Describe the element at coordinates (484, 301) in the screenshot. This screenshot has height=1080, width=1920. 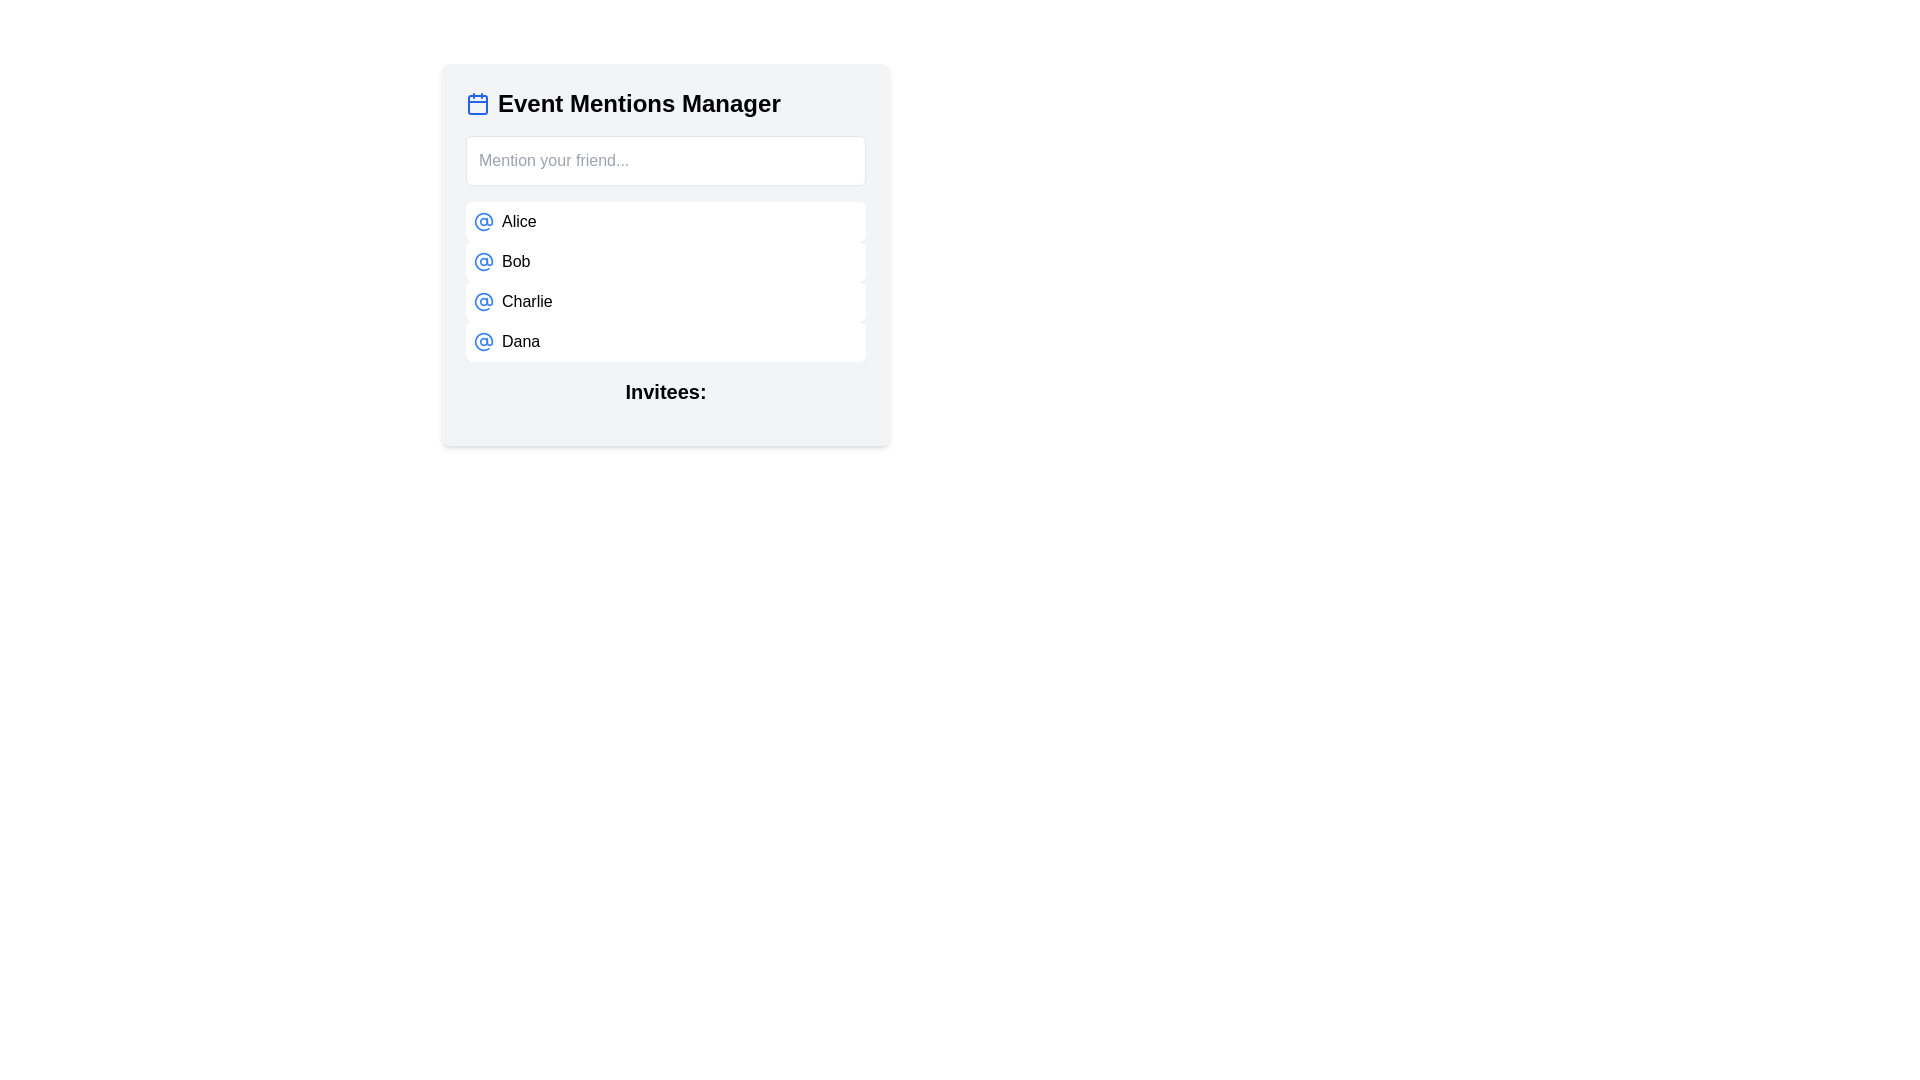
I see `the '@' icon next to the entry labeled 'Charlie' in the invitee list, which is the third icon in a vertical list of '@' icons` at that location.